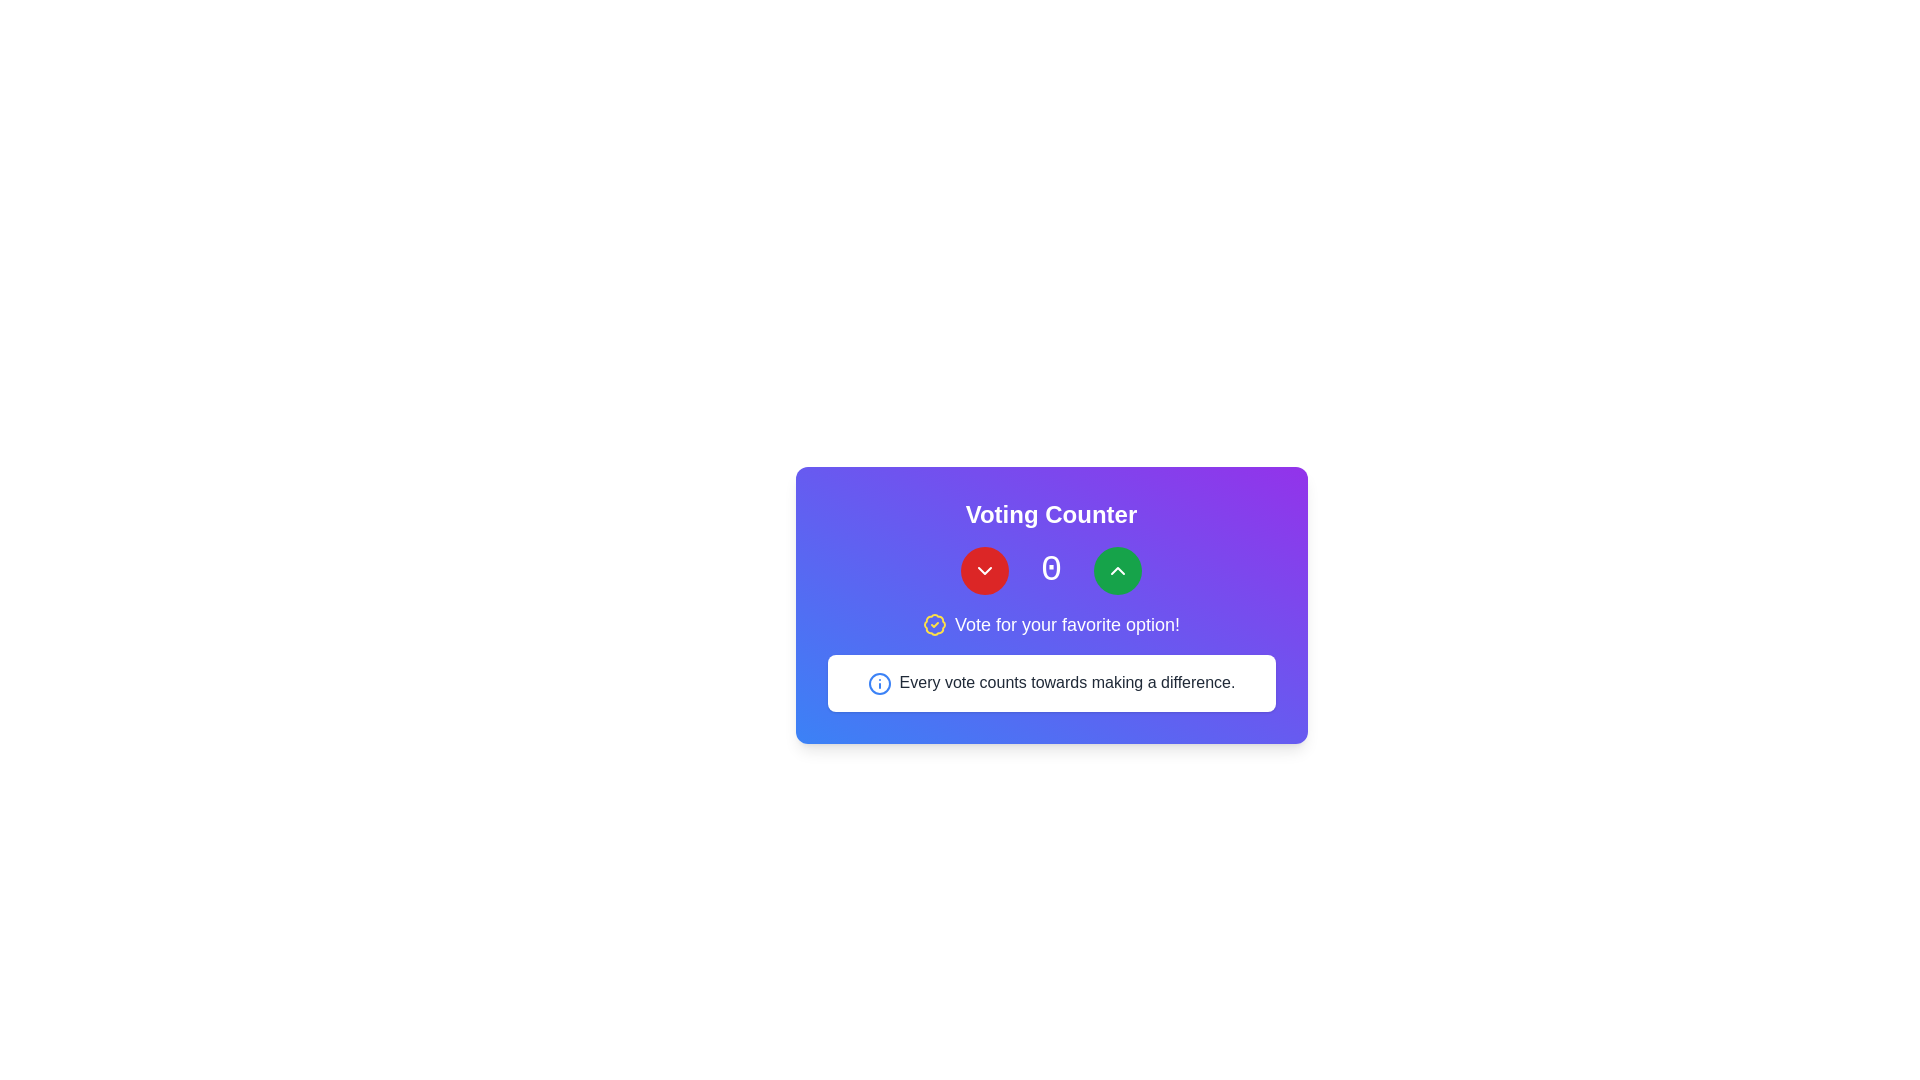 The width and height of the screenshot is (1920, 1080). I want to click on the circular icon with a yellow outline and a checkmark inside, which resembles a badge and is located to the left of the text 'Vote for your favorite option!', so click(933, 623).